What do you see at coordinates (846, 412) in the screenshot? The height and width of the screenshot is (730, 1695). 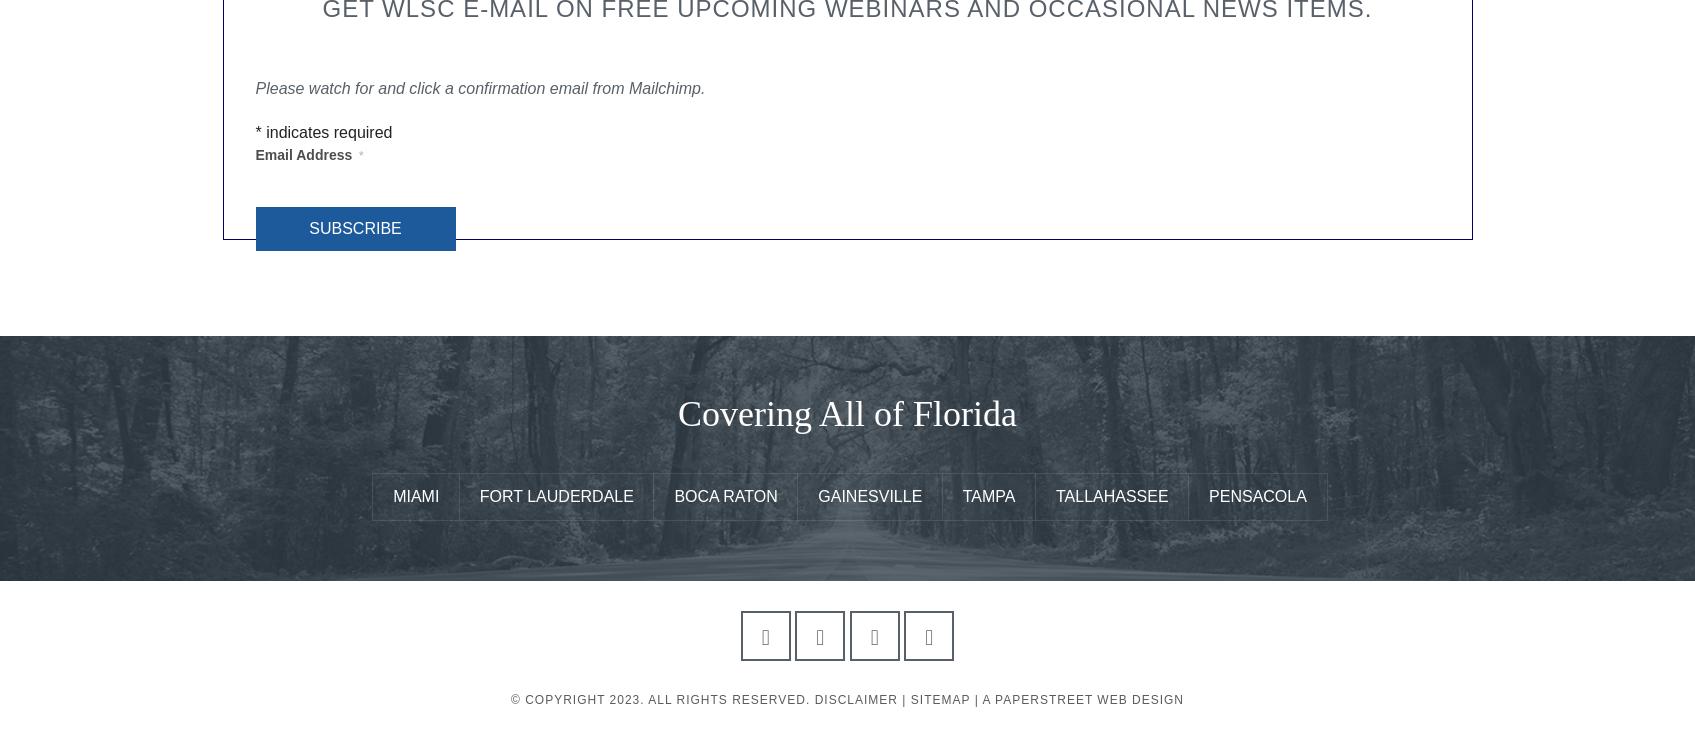 I see `'Covering All of Florida'` at bounding box center [846, 412].